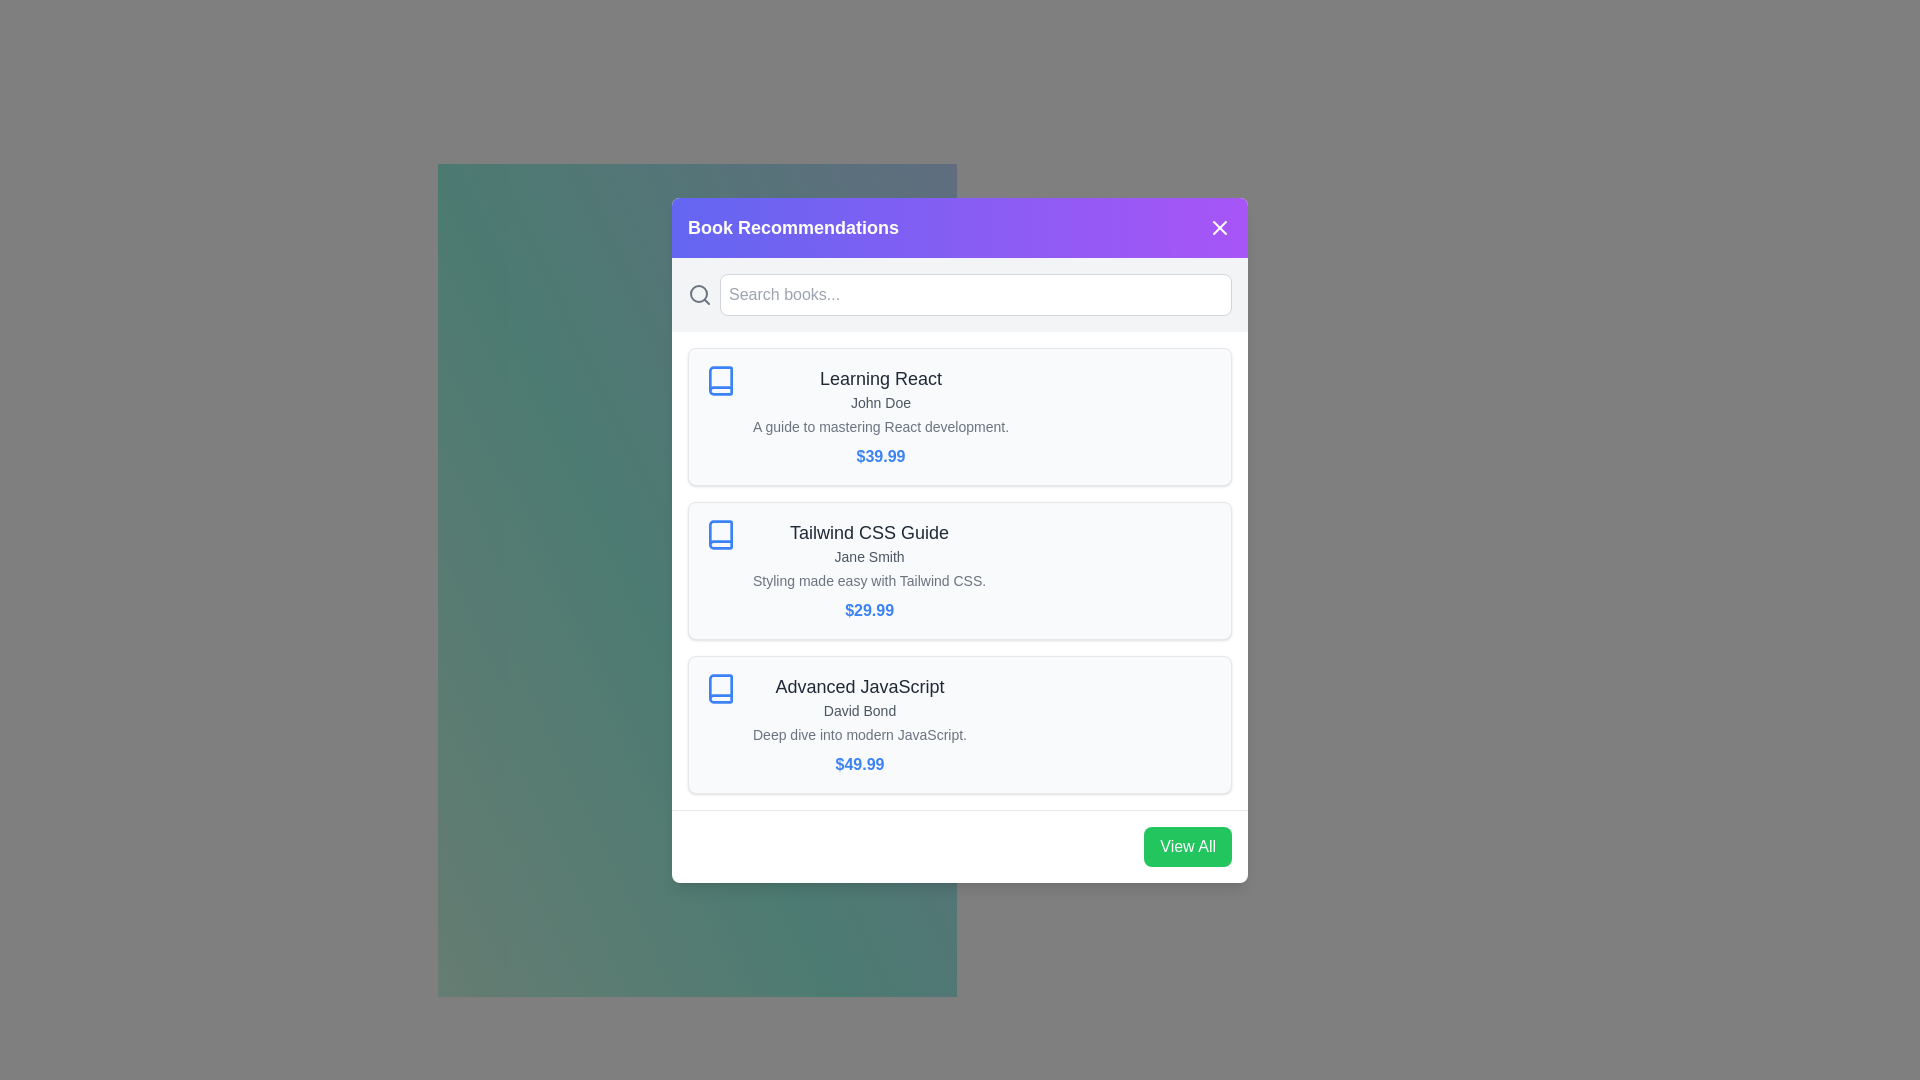  Describe the element at coordinates (720, 380) in the screenshot. I see `the decorative icon positioned in the topmost item of the 'Book Recommendations' modal window, adjacent to the text details of the book 'Learning React.'` at that location.